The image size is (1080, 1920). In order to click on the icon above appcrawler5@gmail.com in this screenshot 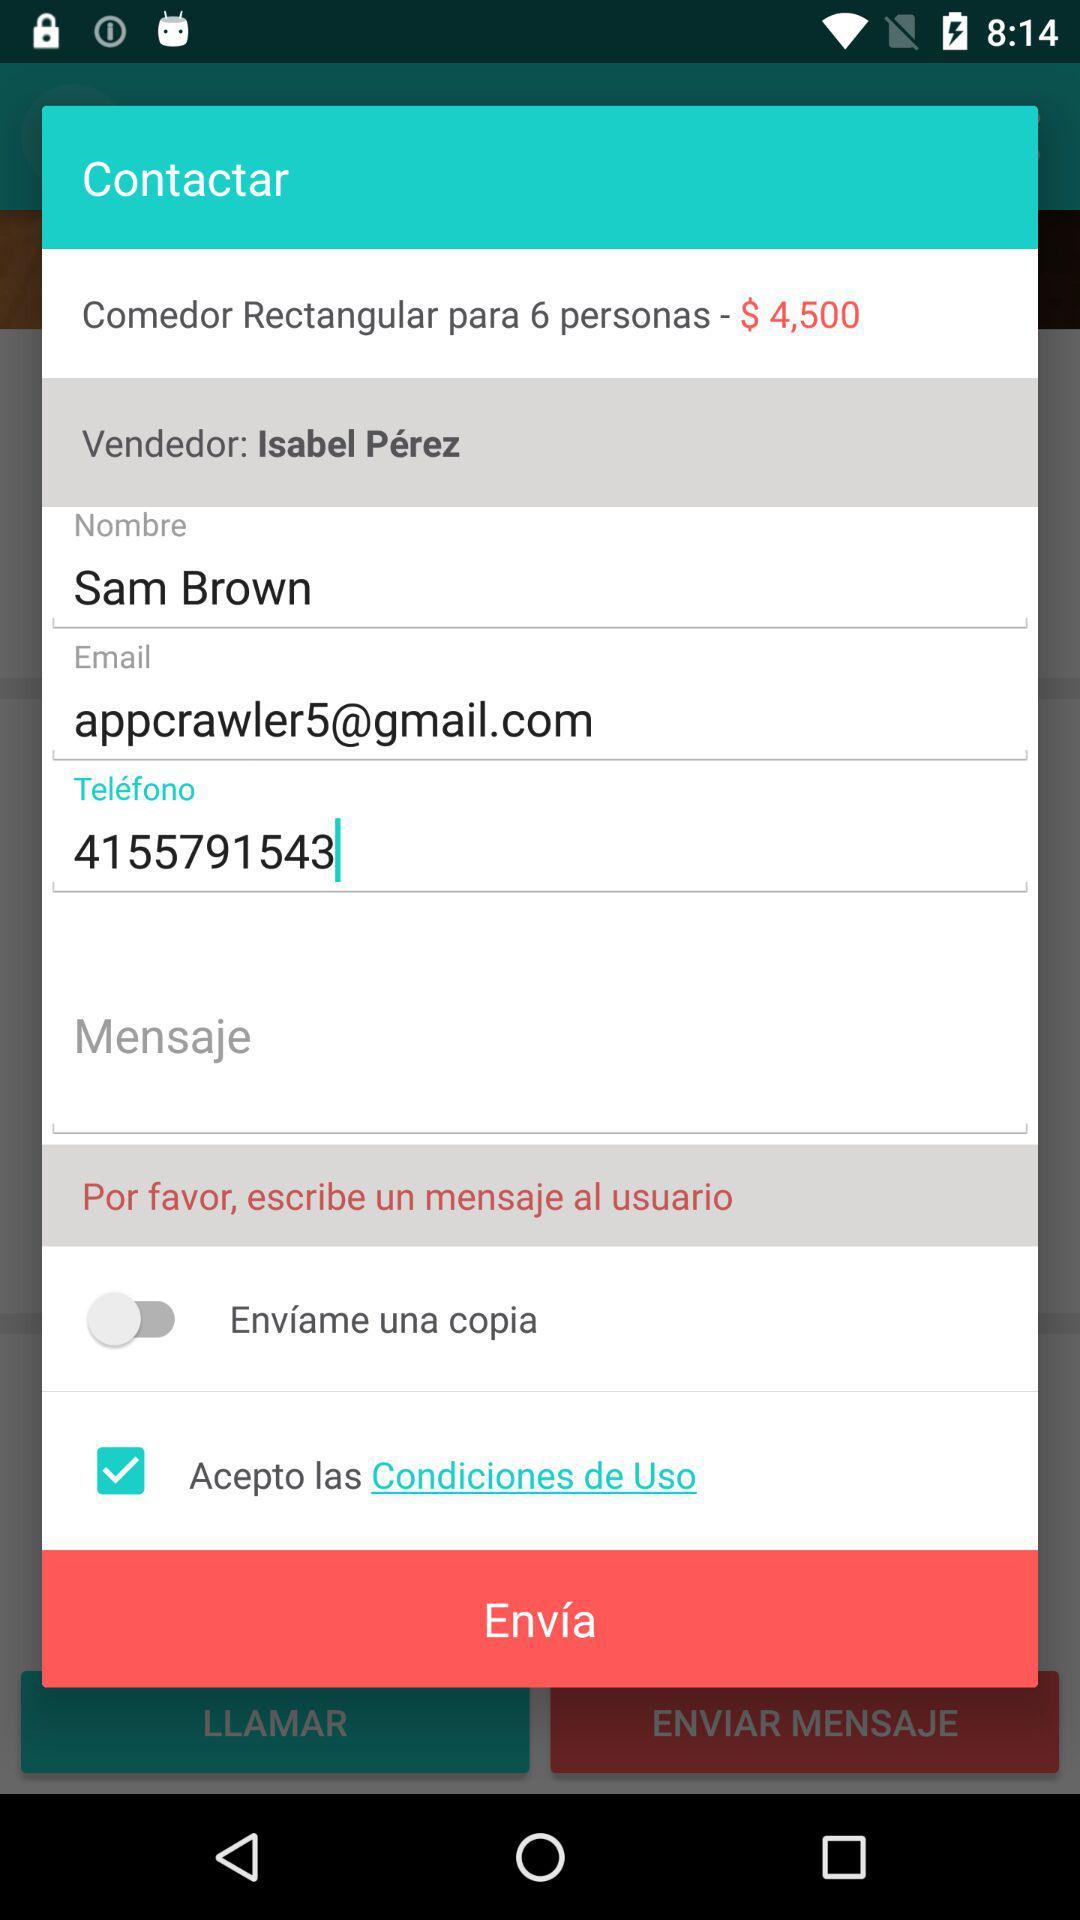, I will do `click(540, 586)`.